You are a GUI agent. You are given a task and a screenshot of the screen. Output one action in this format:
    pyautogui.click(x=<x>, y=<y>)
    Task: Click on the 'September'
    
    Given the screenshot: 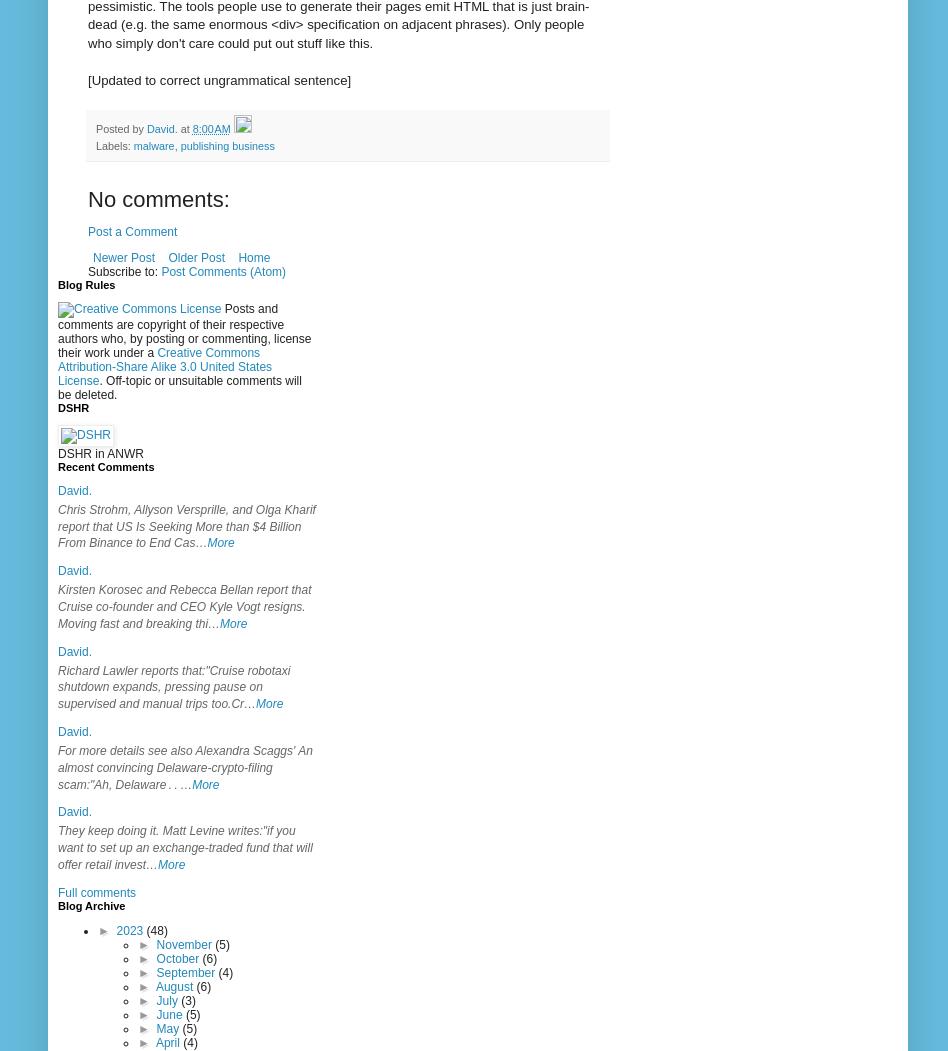 What is the action you would take?
    pyautogui.click(x=186, y=971)
    